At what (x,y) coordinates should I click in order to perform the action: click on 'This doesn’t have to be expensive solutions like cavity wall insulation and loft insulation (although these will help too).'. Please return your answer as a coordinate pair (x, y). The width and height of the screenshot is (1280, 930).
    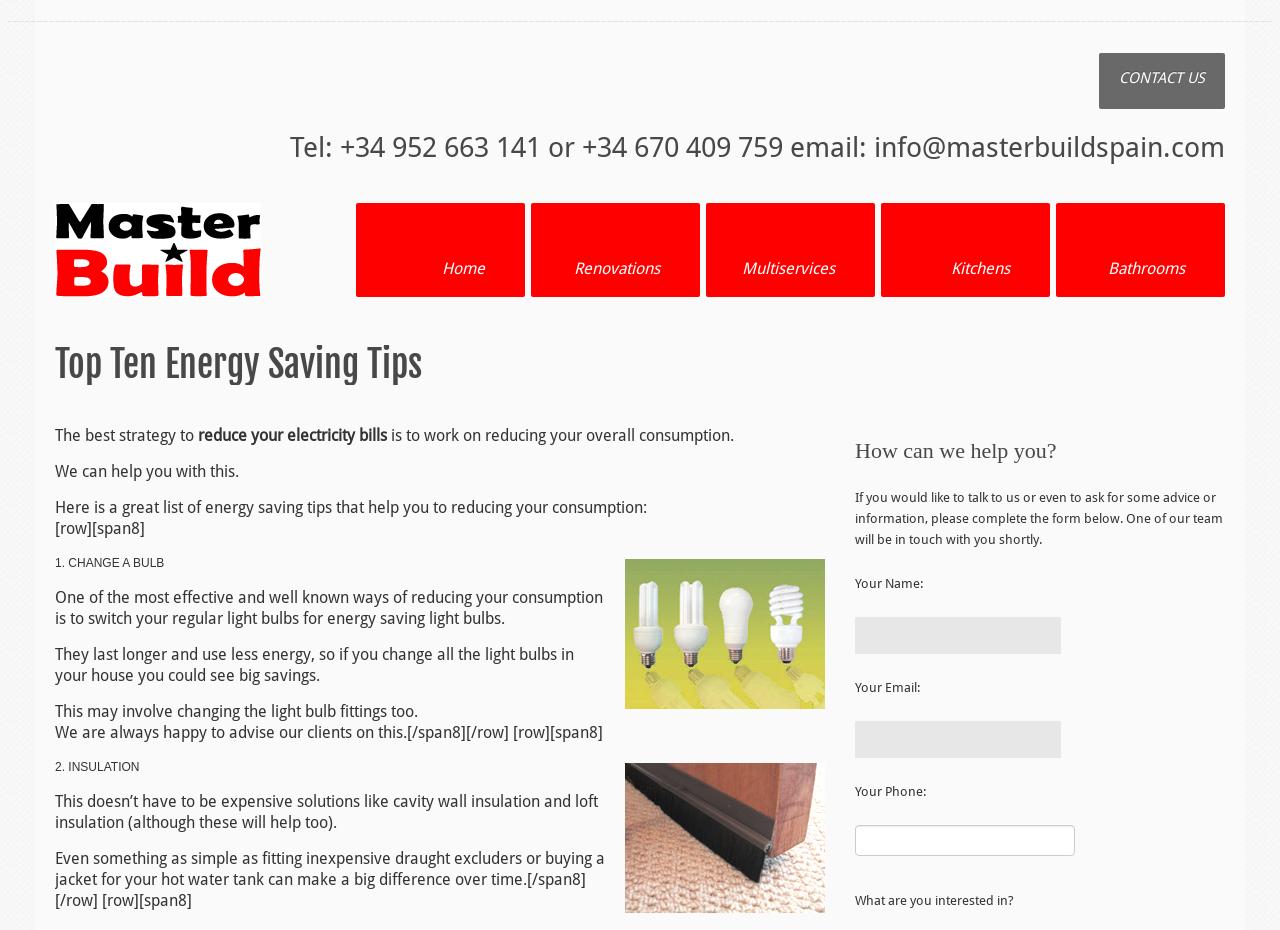
    Looking at the image, I should click on (326, 809).